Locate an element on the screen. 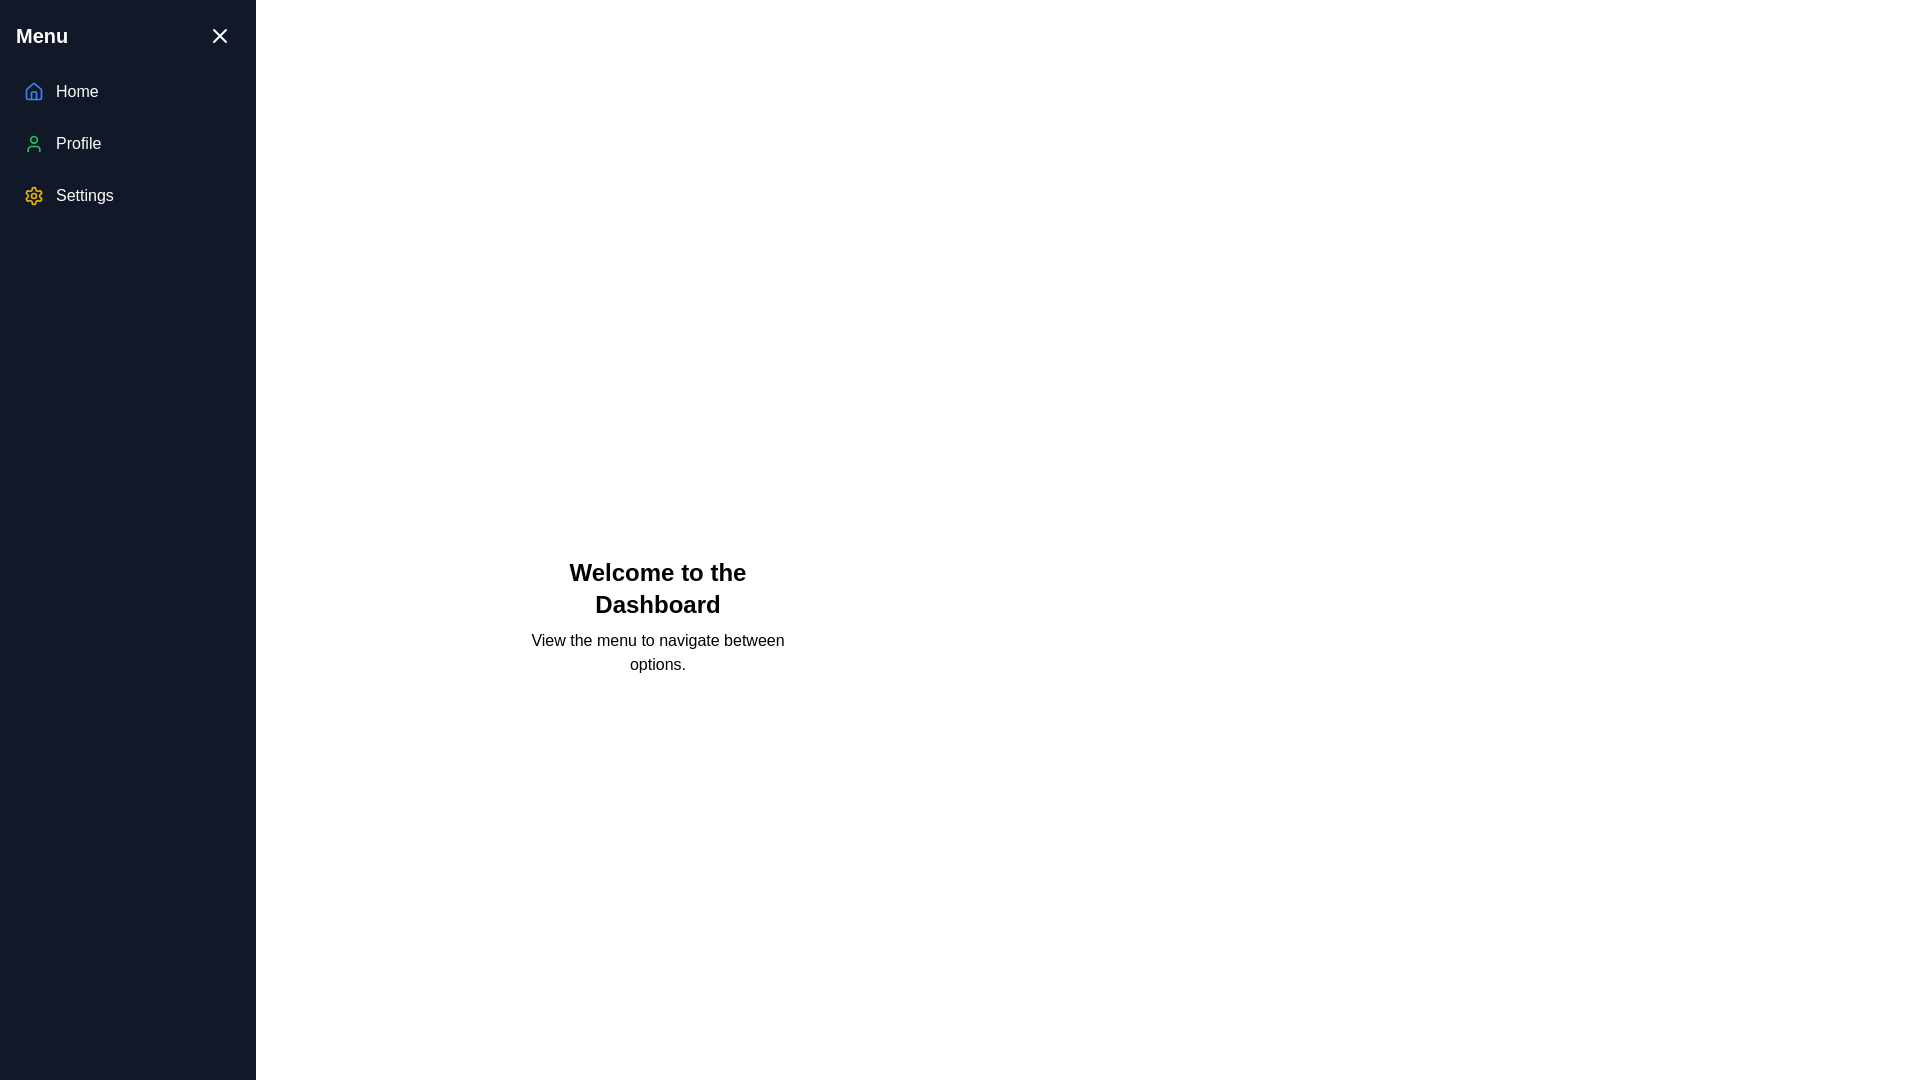  the 'Profile' menu item in the vertical navigation panel is located at coordinates (127, 142).